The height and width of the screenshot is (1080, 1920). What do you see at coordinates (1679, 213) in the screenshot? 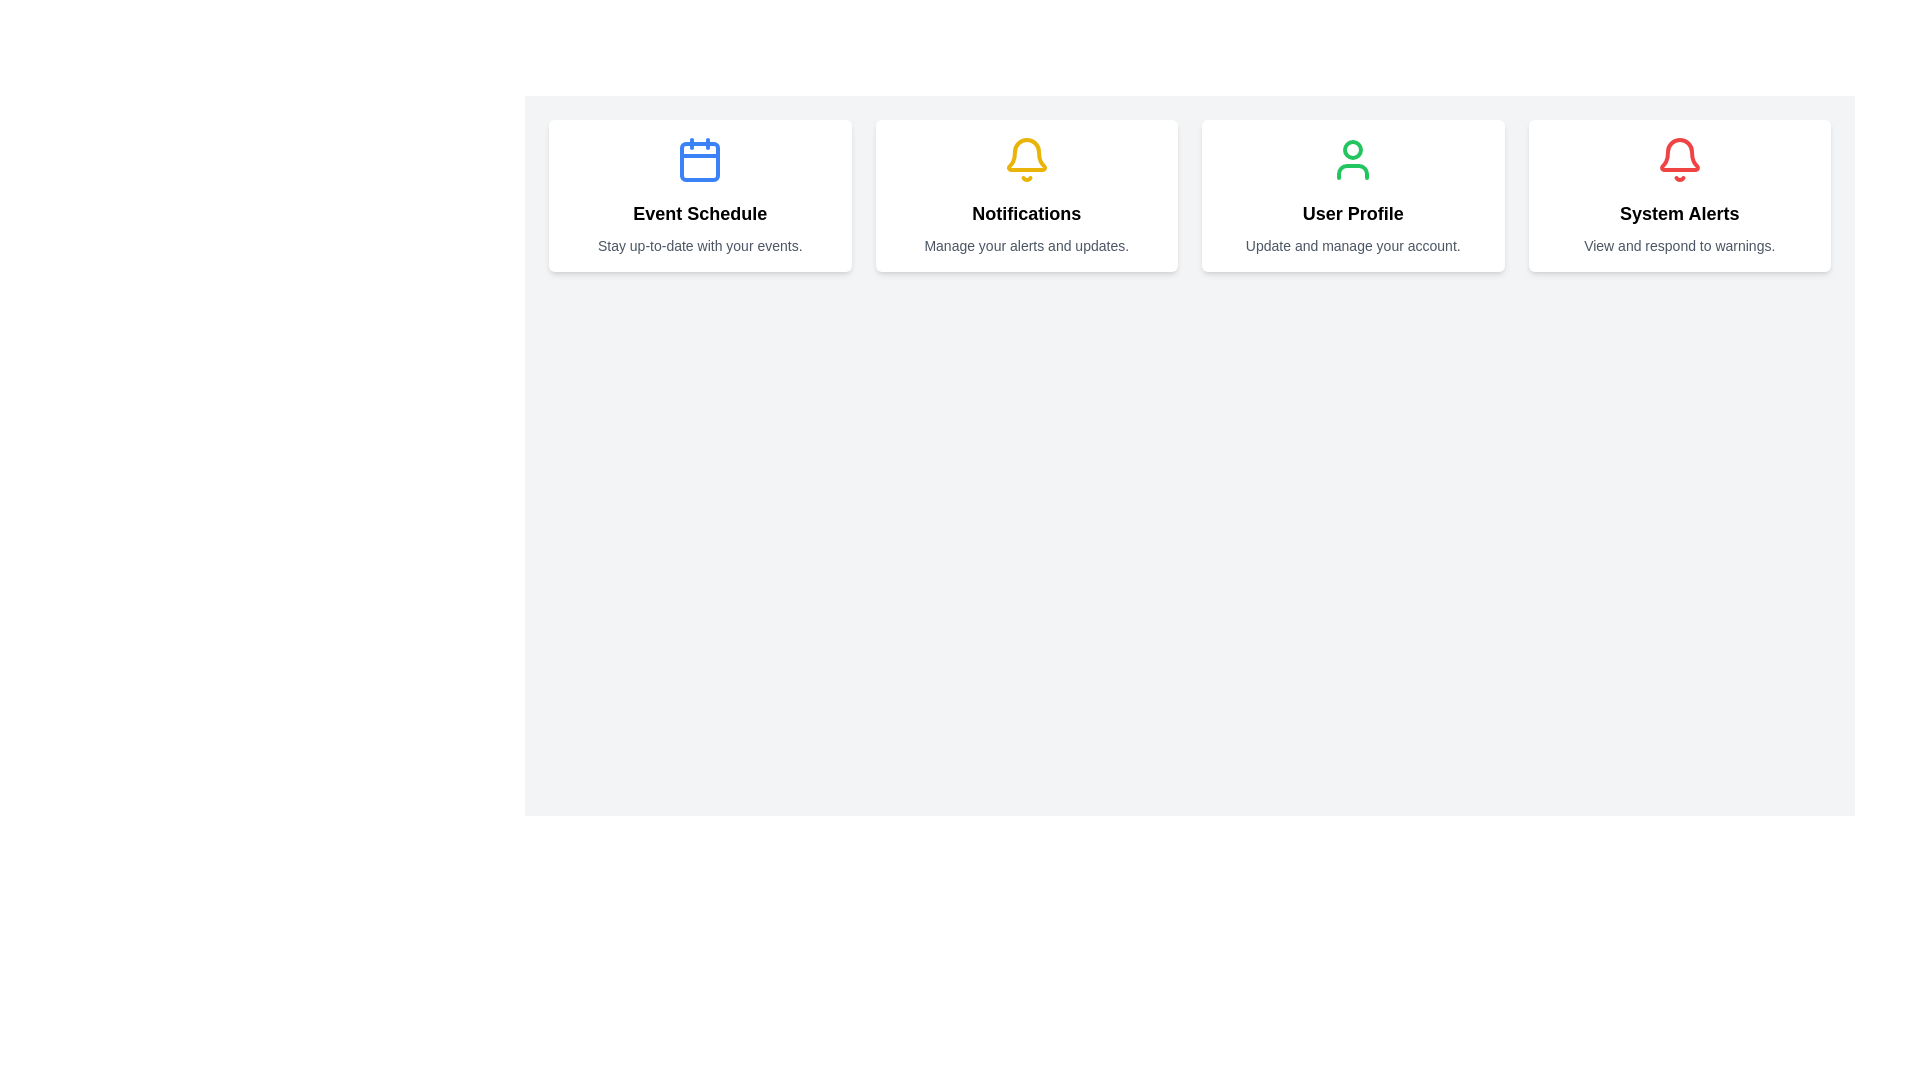
I see `bolded text label 'System Alerts' which is prominently displayed in the fourth card of a horizontal row, located at the center coordinates provided` at bounding box center [1679, 213].